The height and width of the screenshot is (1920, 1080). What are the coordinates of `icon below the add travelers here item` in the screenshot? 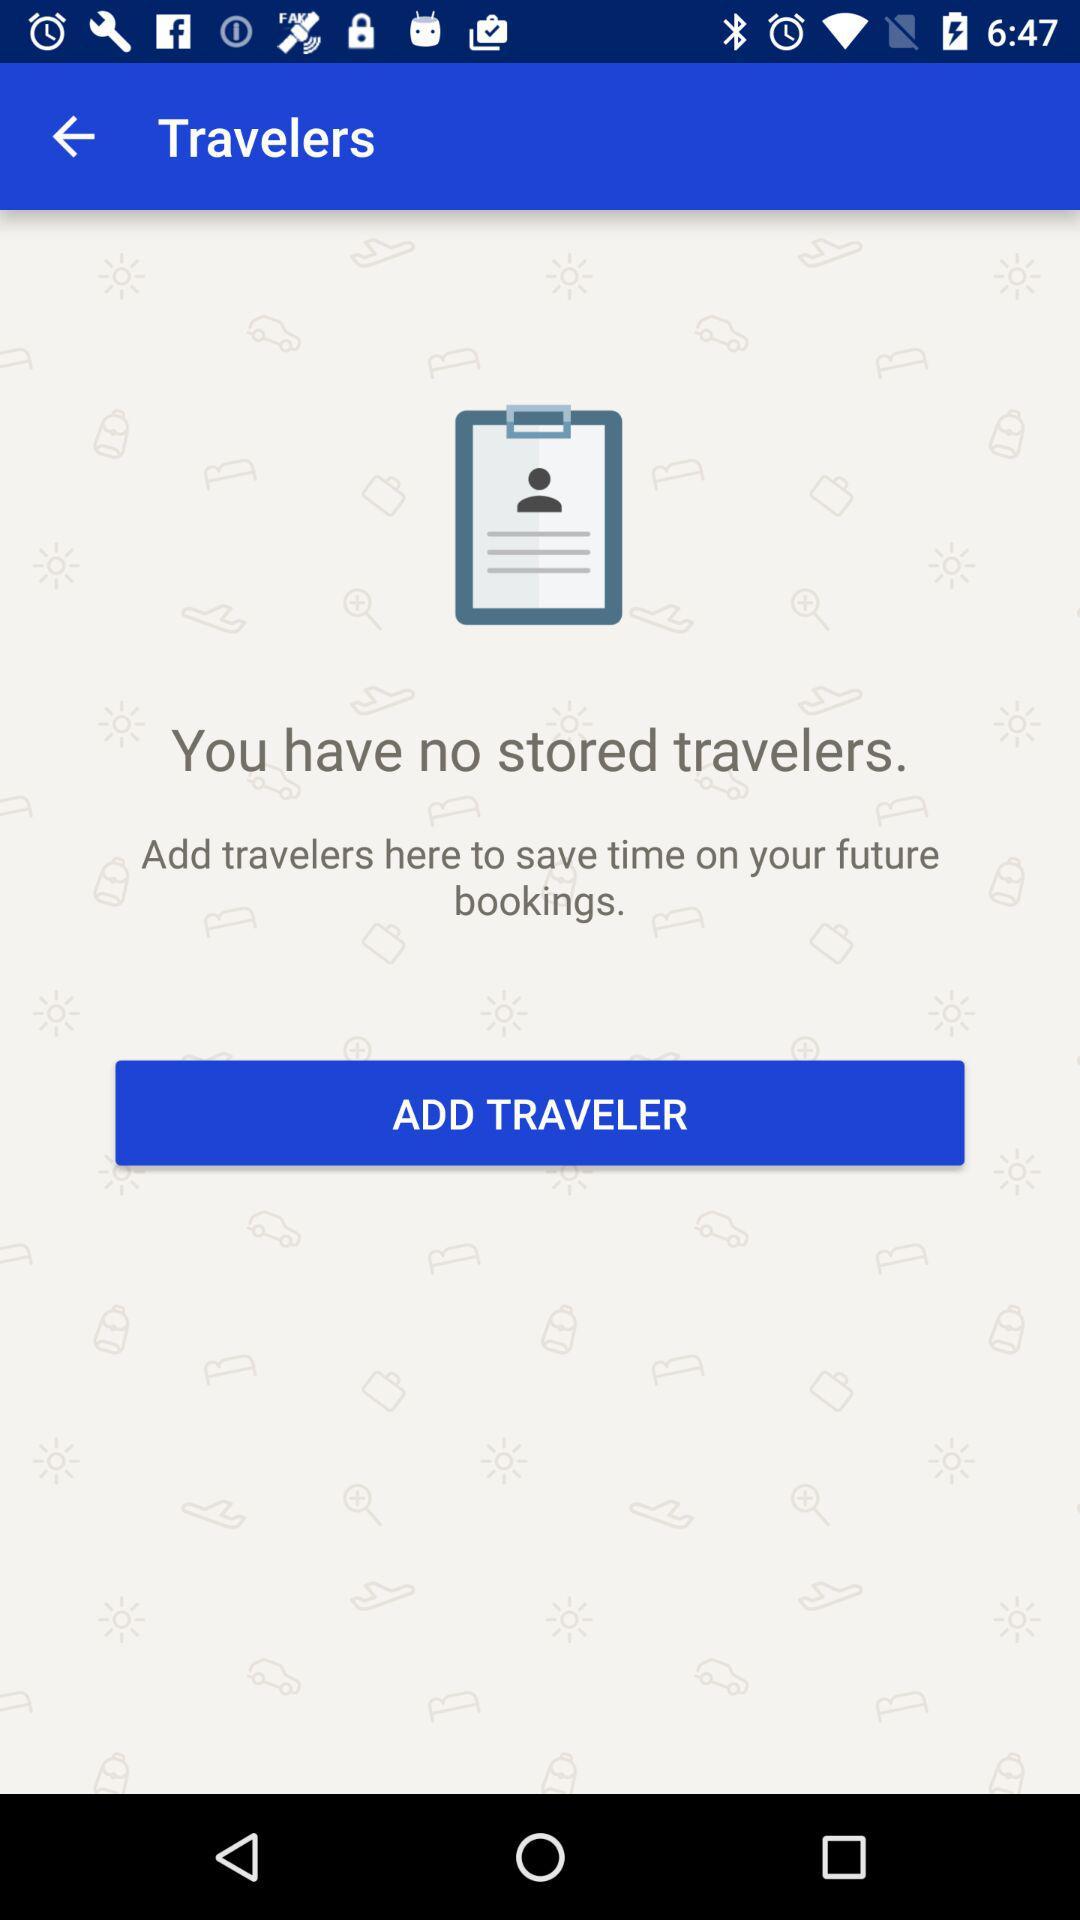 It's located at (540, 1112).